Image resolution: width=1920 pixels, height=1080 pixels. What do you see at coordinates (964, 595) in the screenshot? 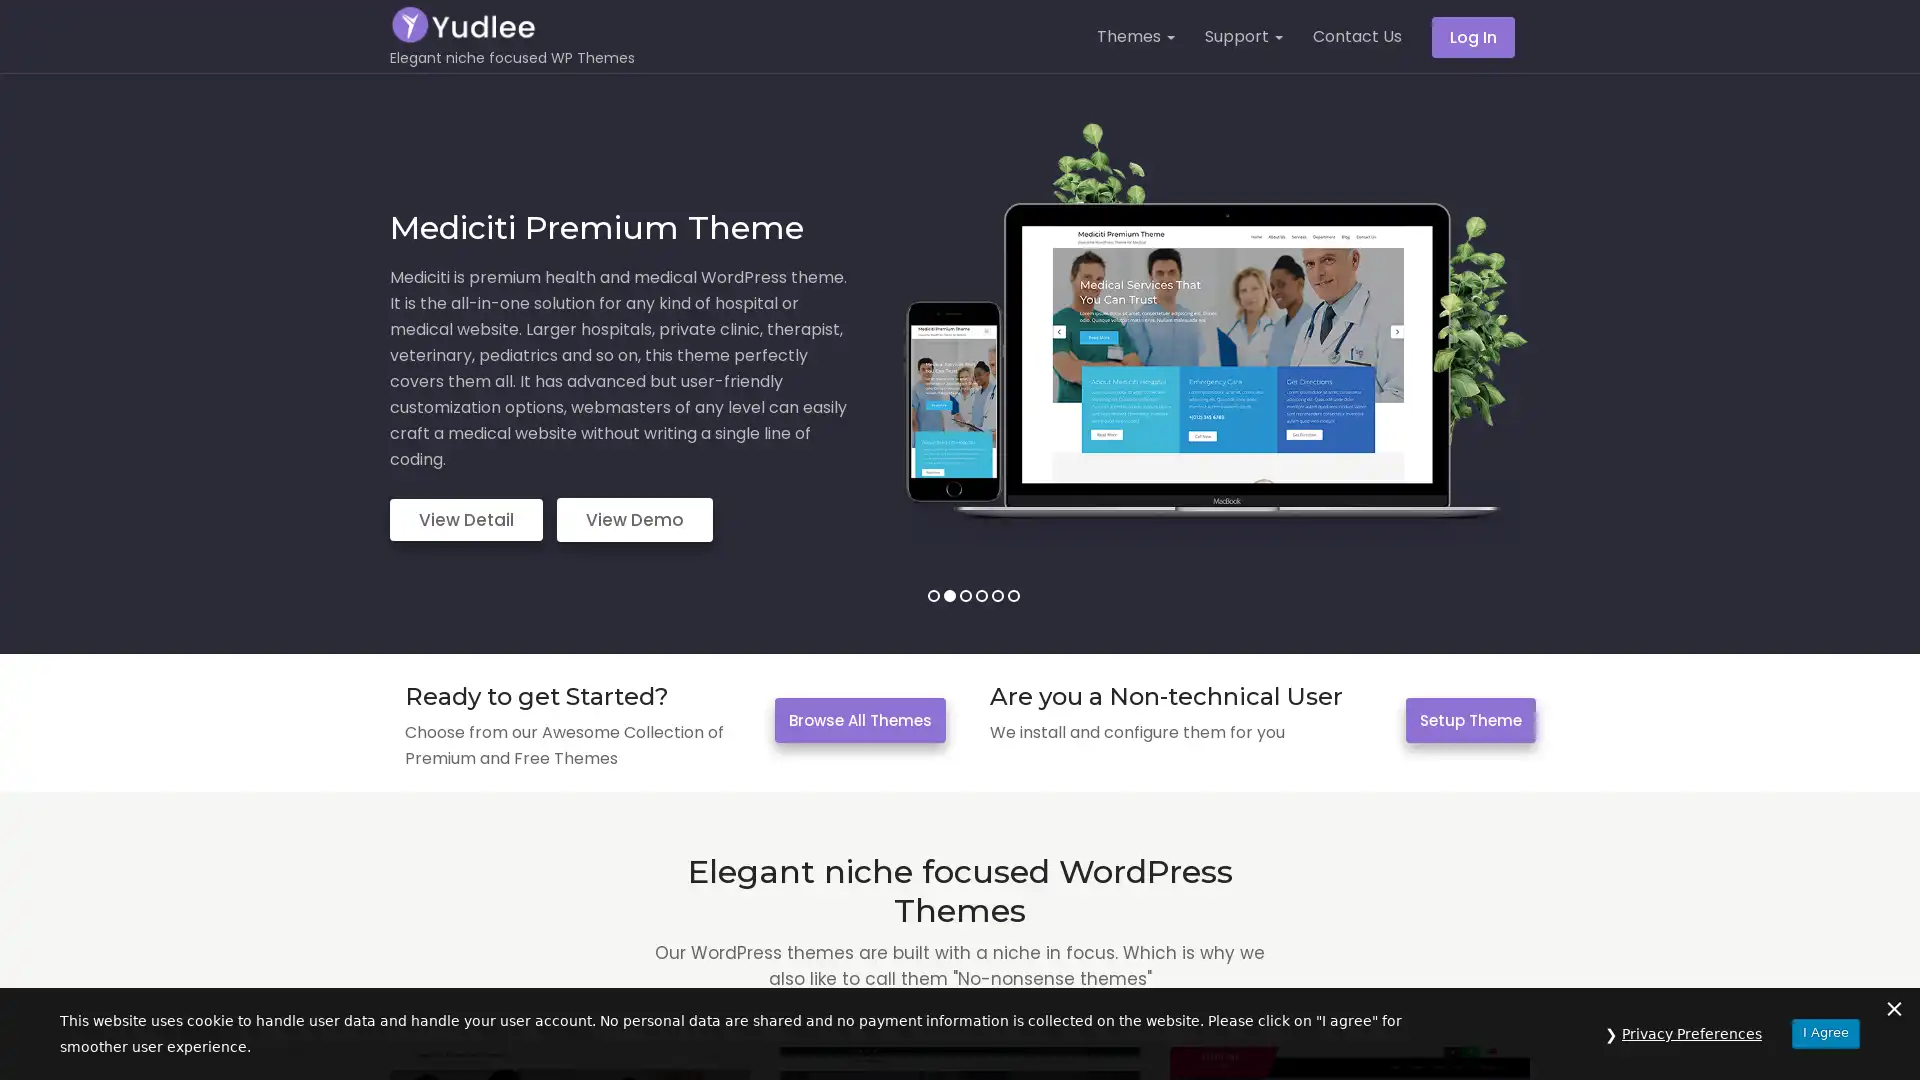
I see `3` at bounding box center [964, 595].